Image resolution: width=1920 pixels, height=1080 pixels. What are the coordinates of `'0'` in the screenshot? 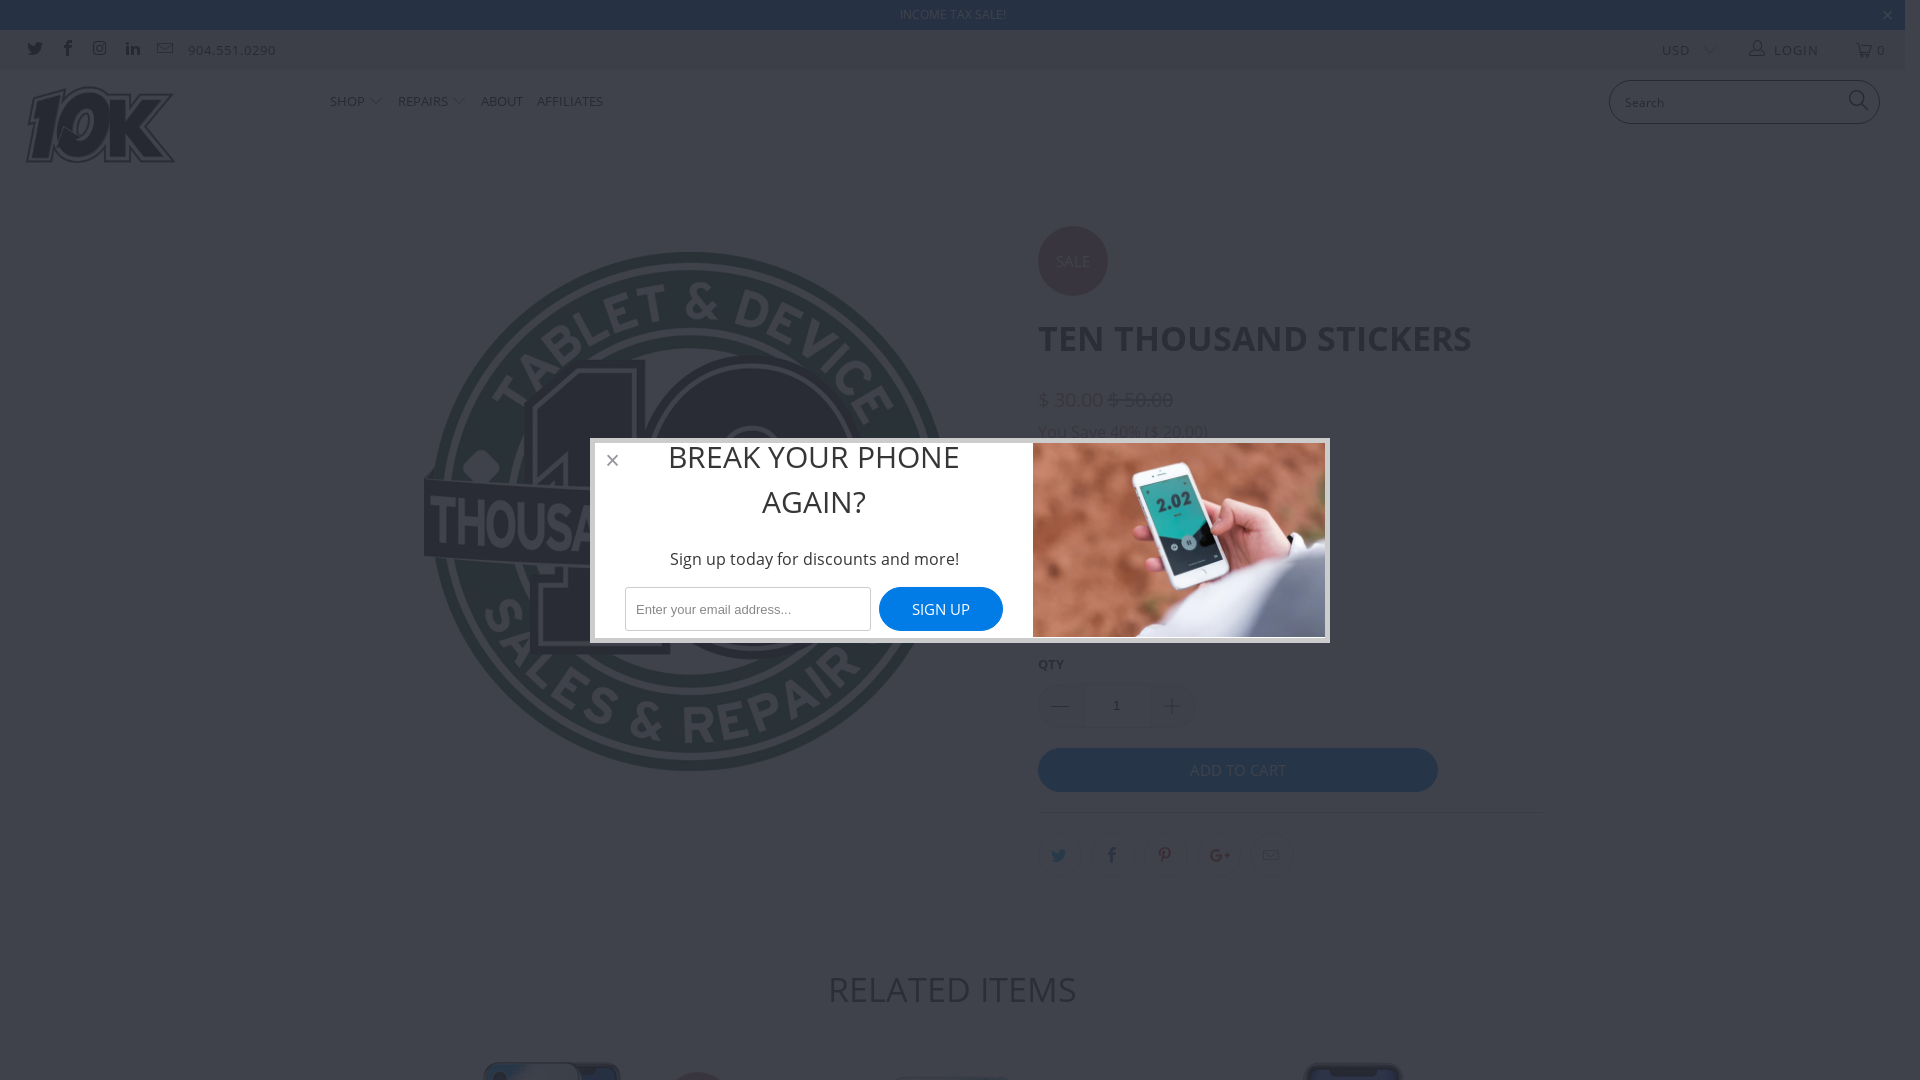 It's located at (1838, 49).